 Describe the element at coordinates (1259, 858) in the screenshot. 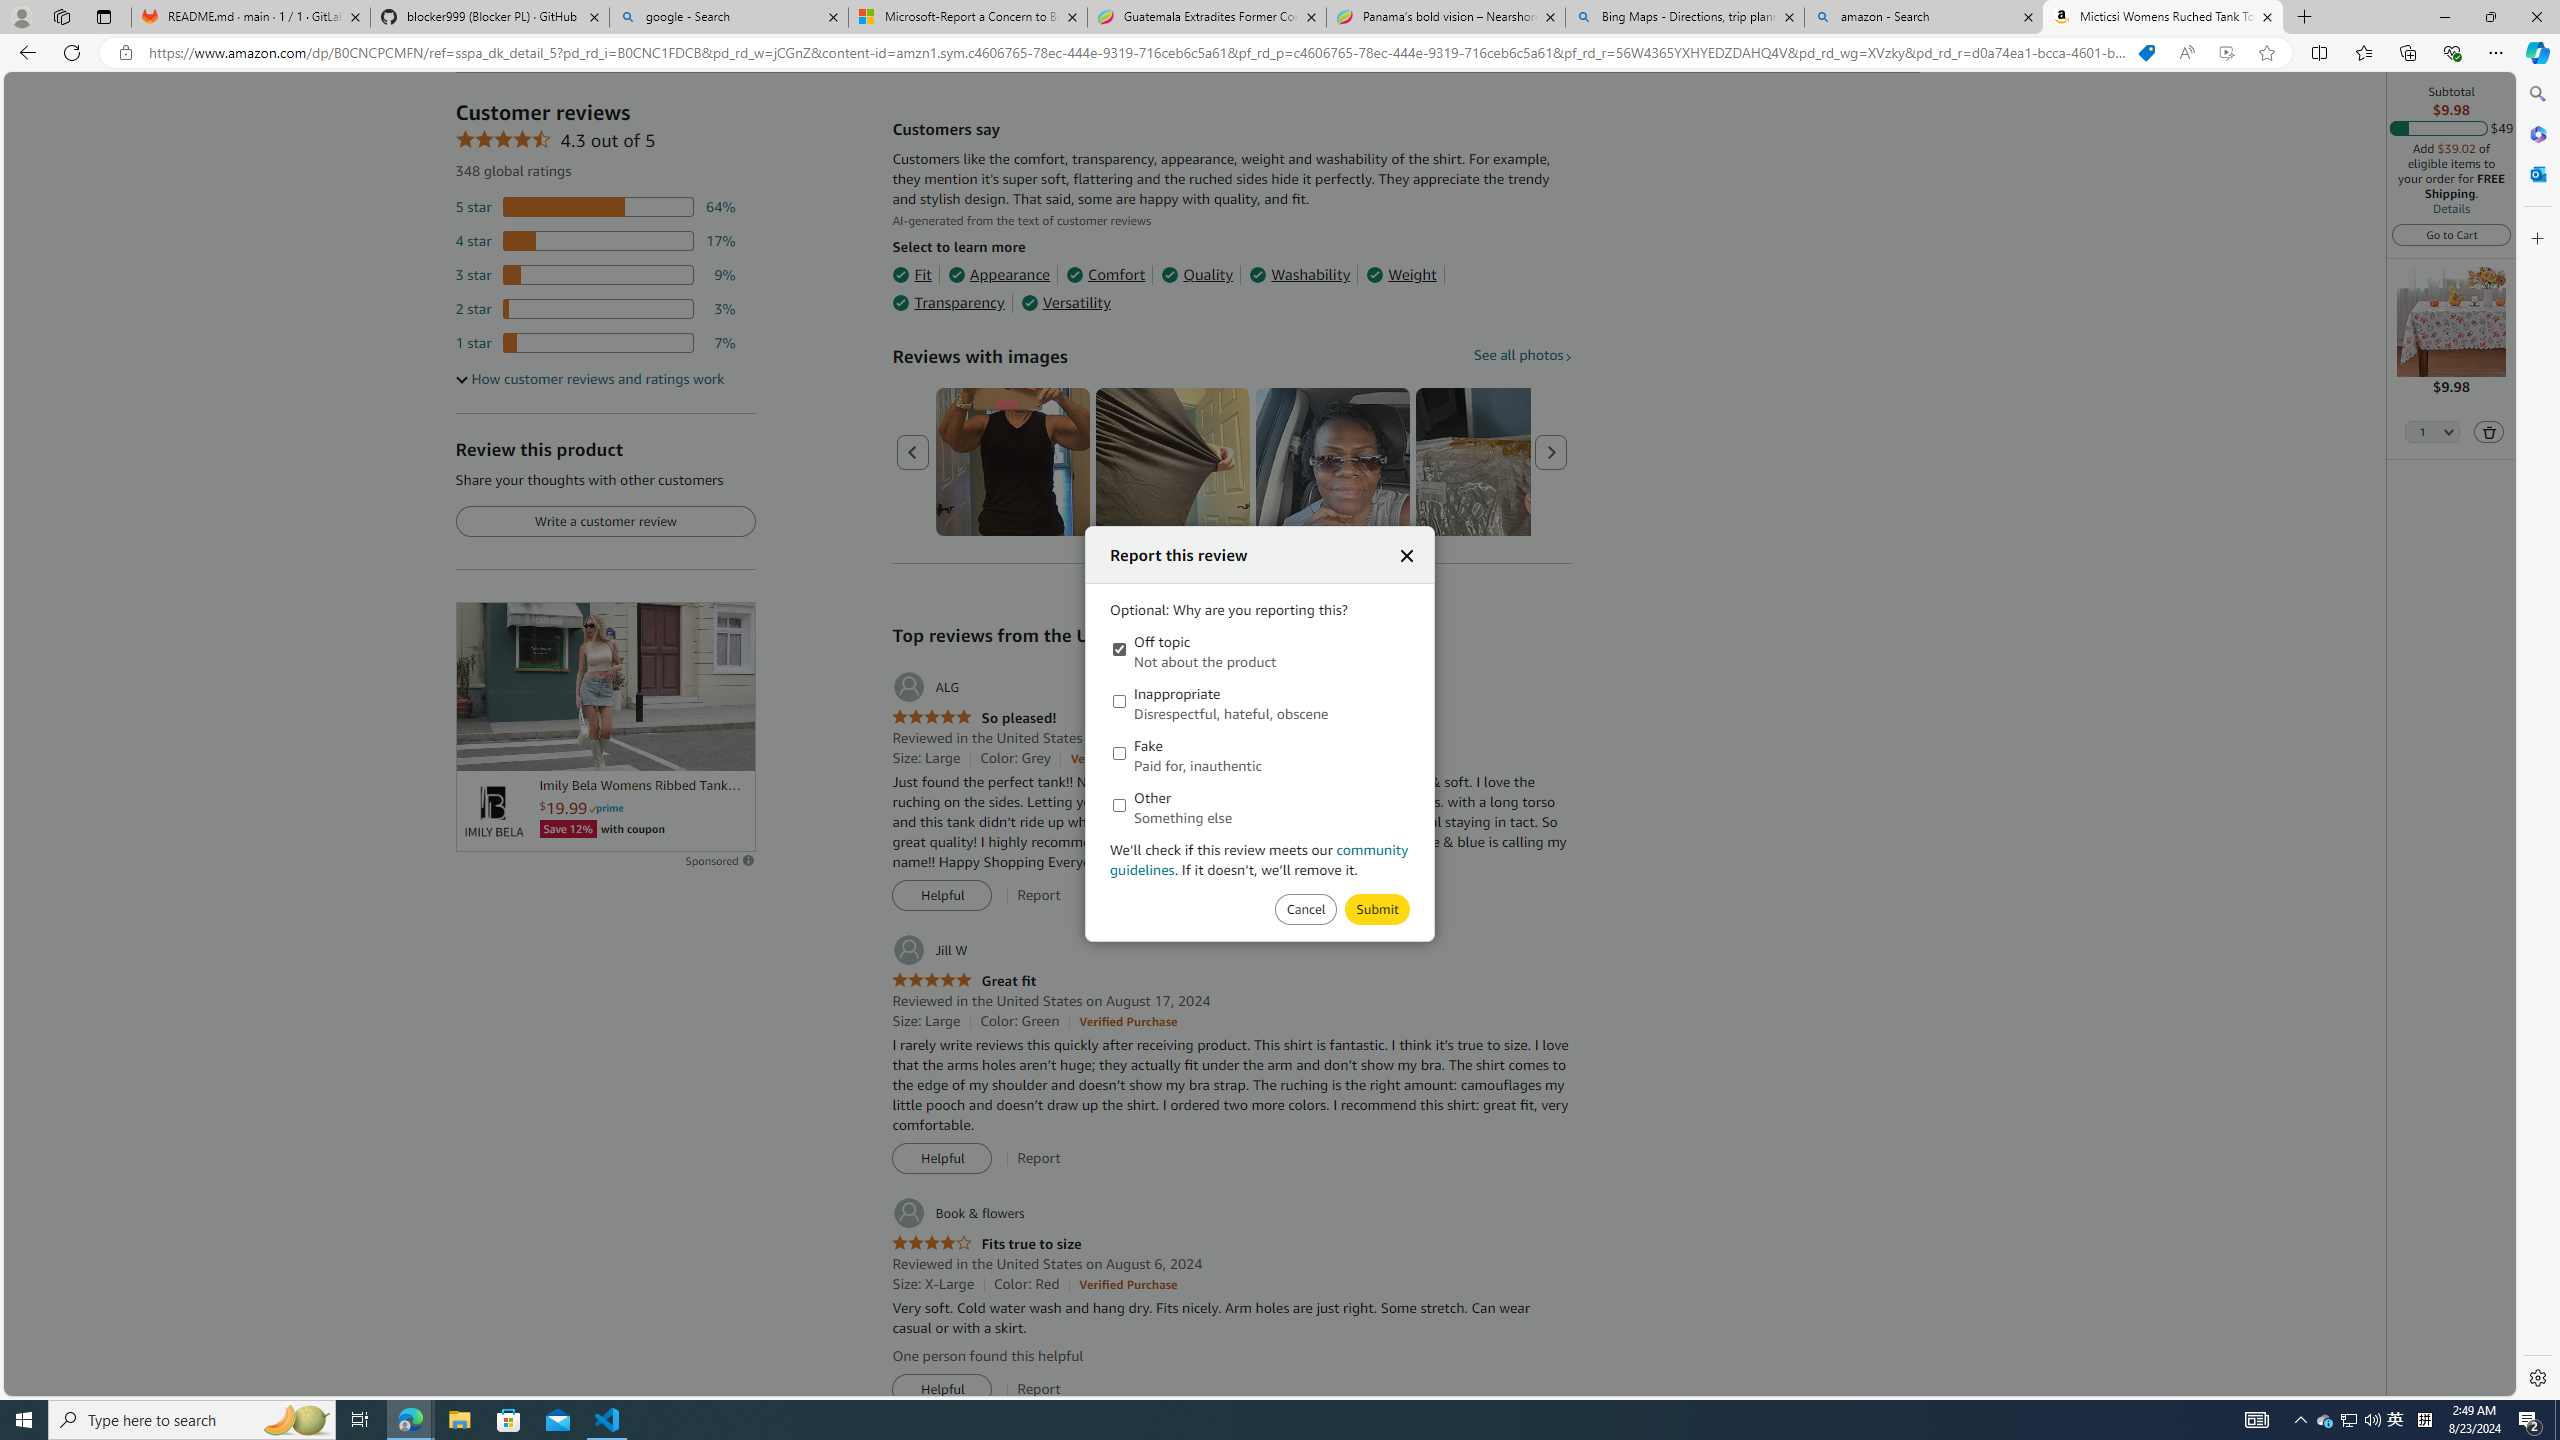

I see `'community guidelines'` at that location.